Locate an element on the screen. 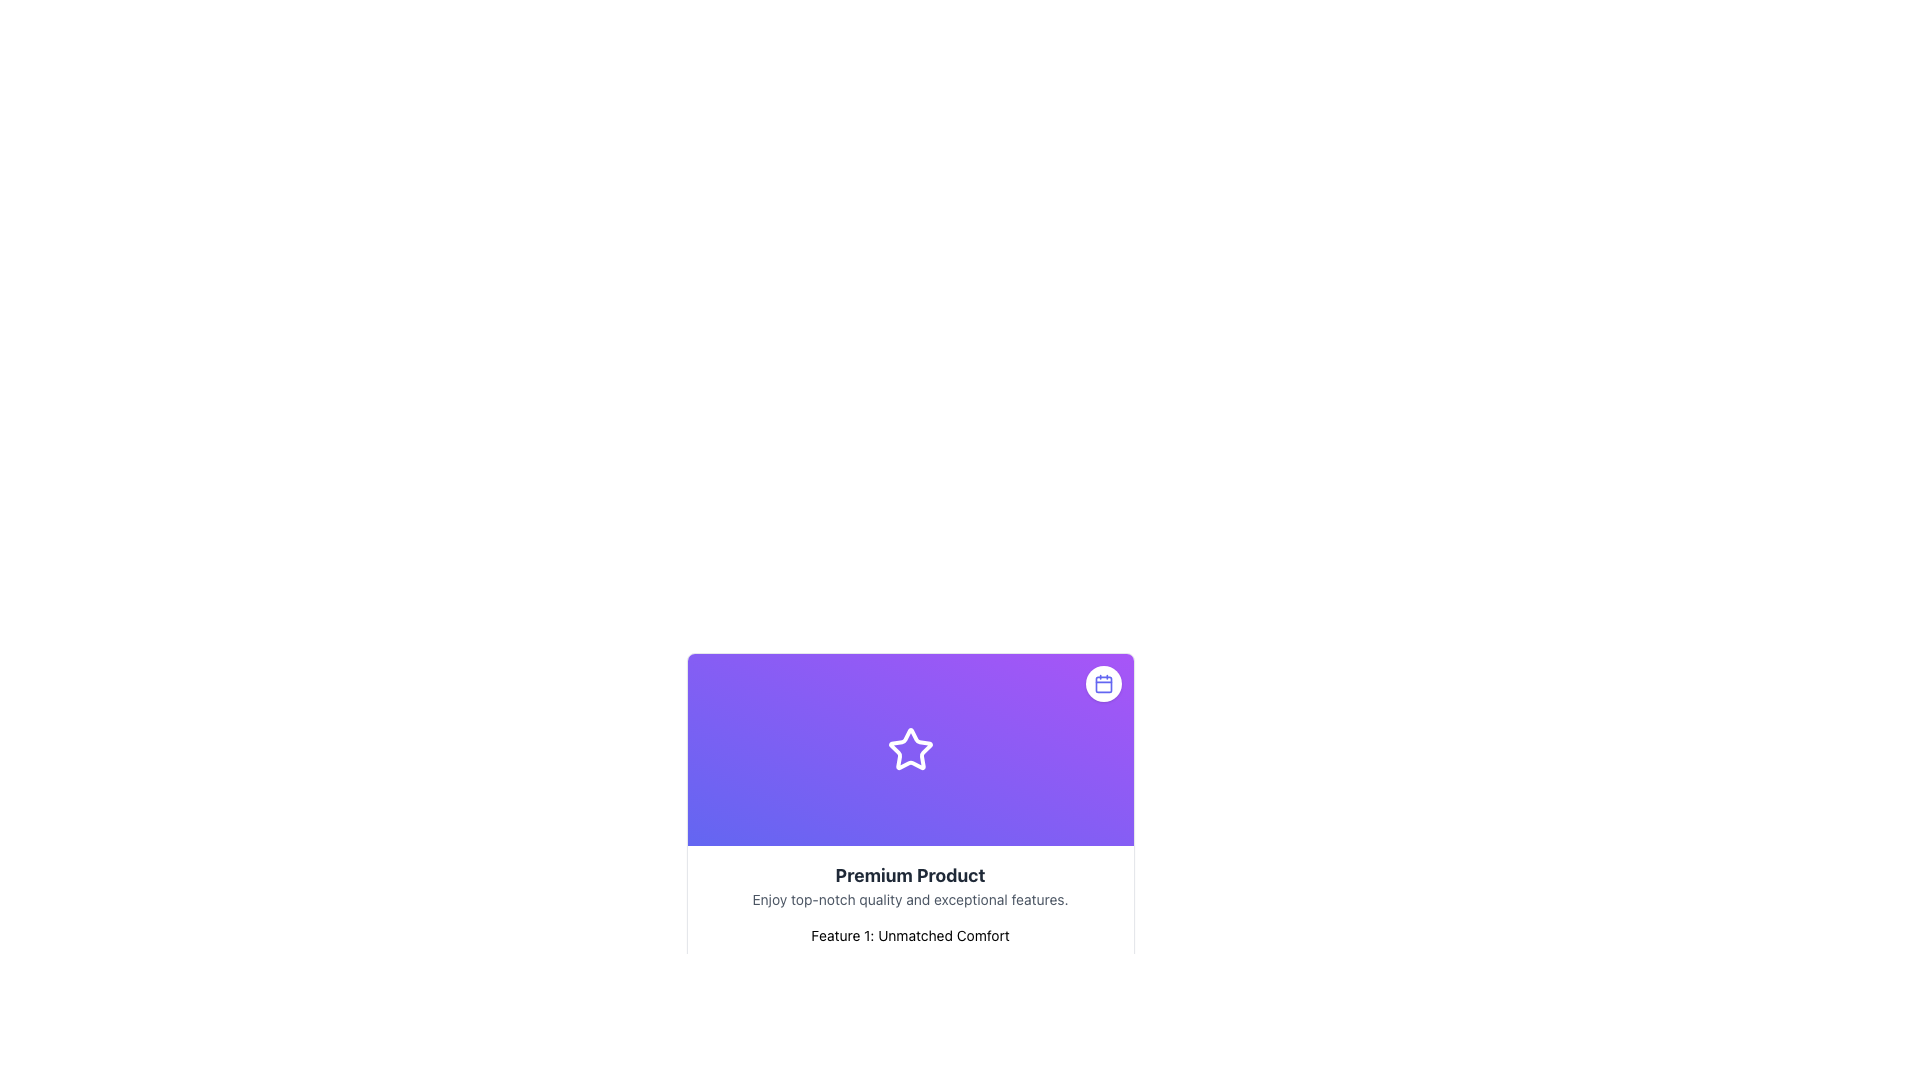  the text element that reads 'Enjoy top-notch quality and exceptional features.' This text is styled in a smaller font size, light gray color, and is positioned below 'Premium Product' and above 'Feature 1: Unmatched Comfort.' is located at coordinates (909, 898).